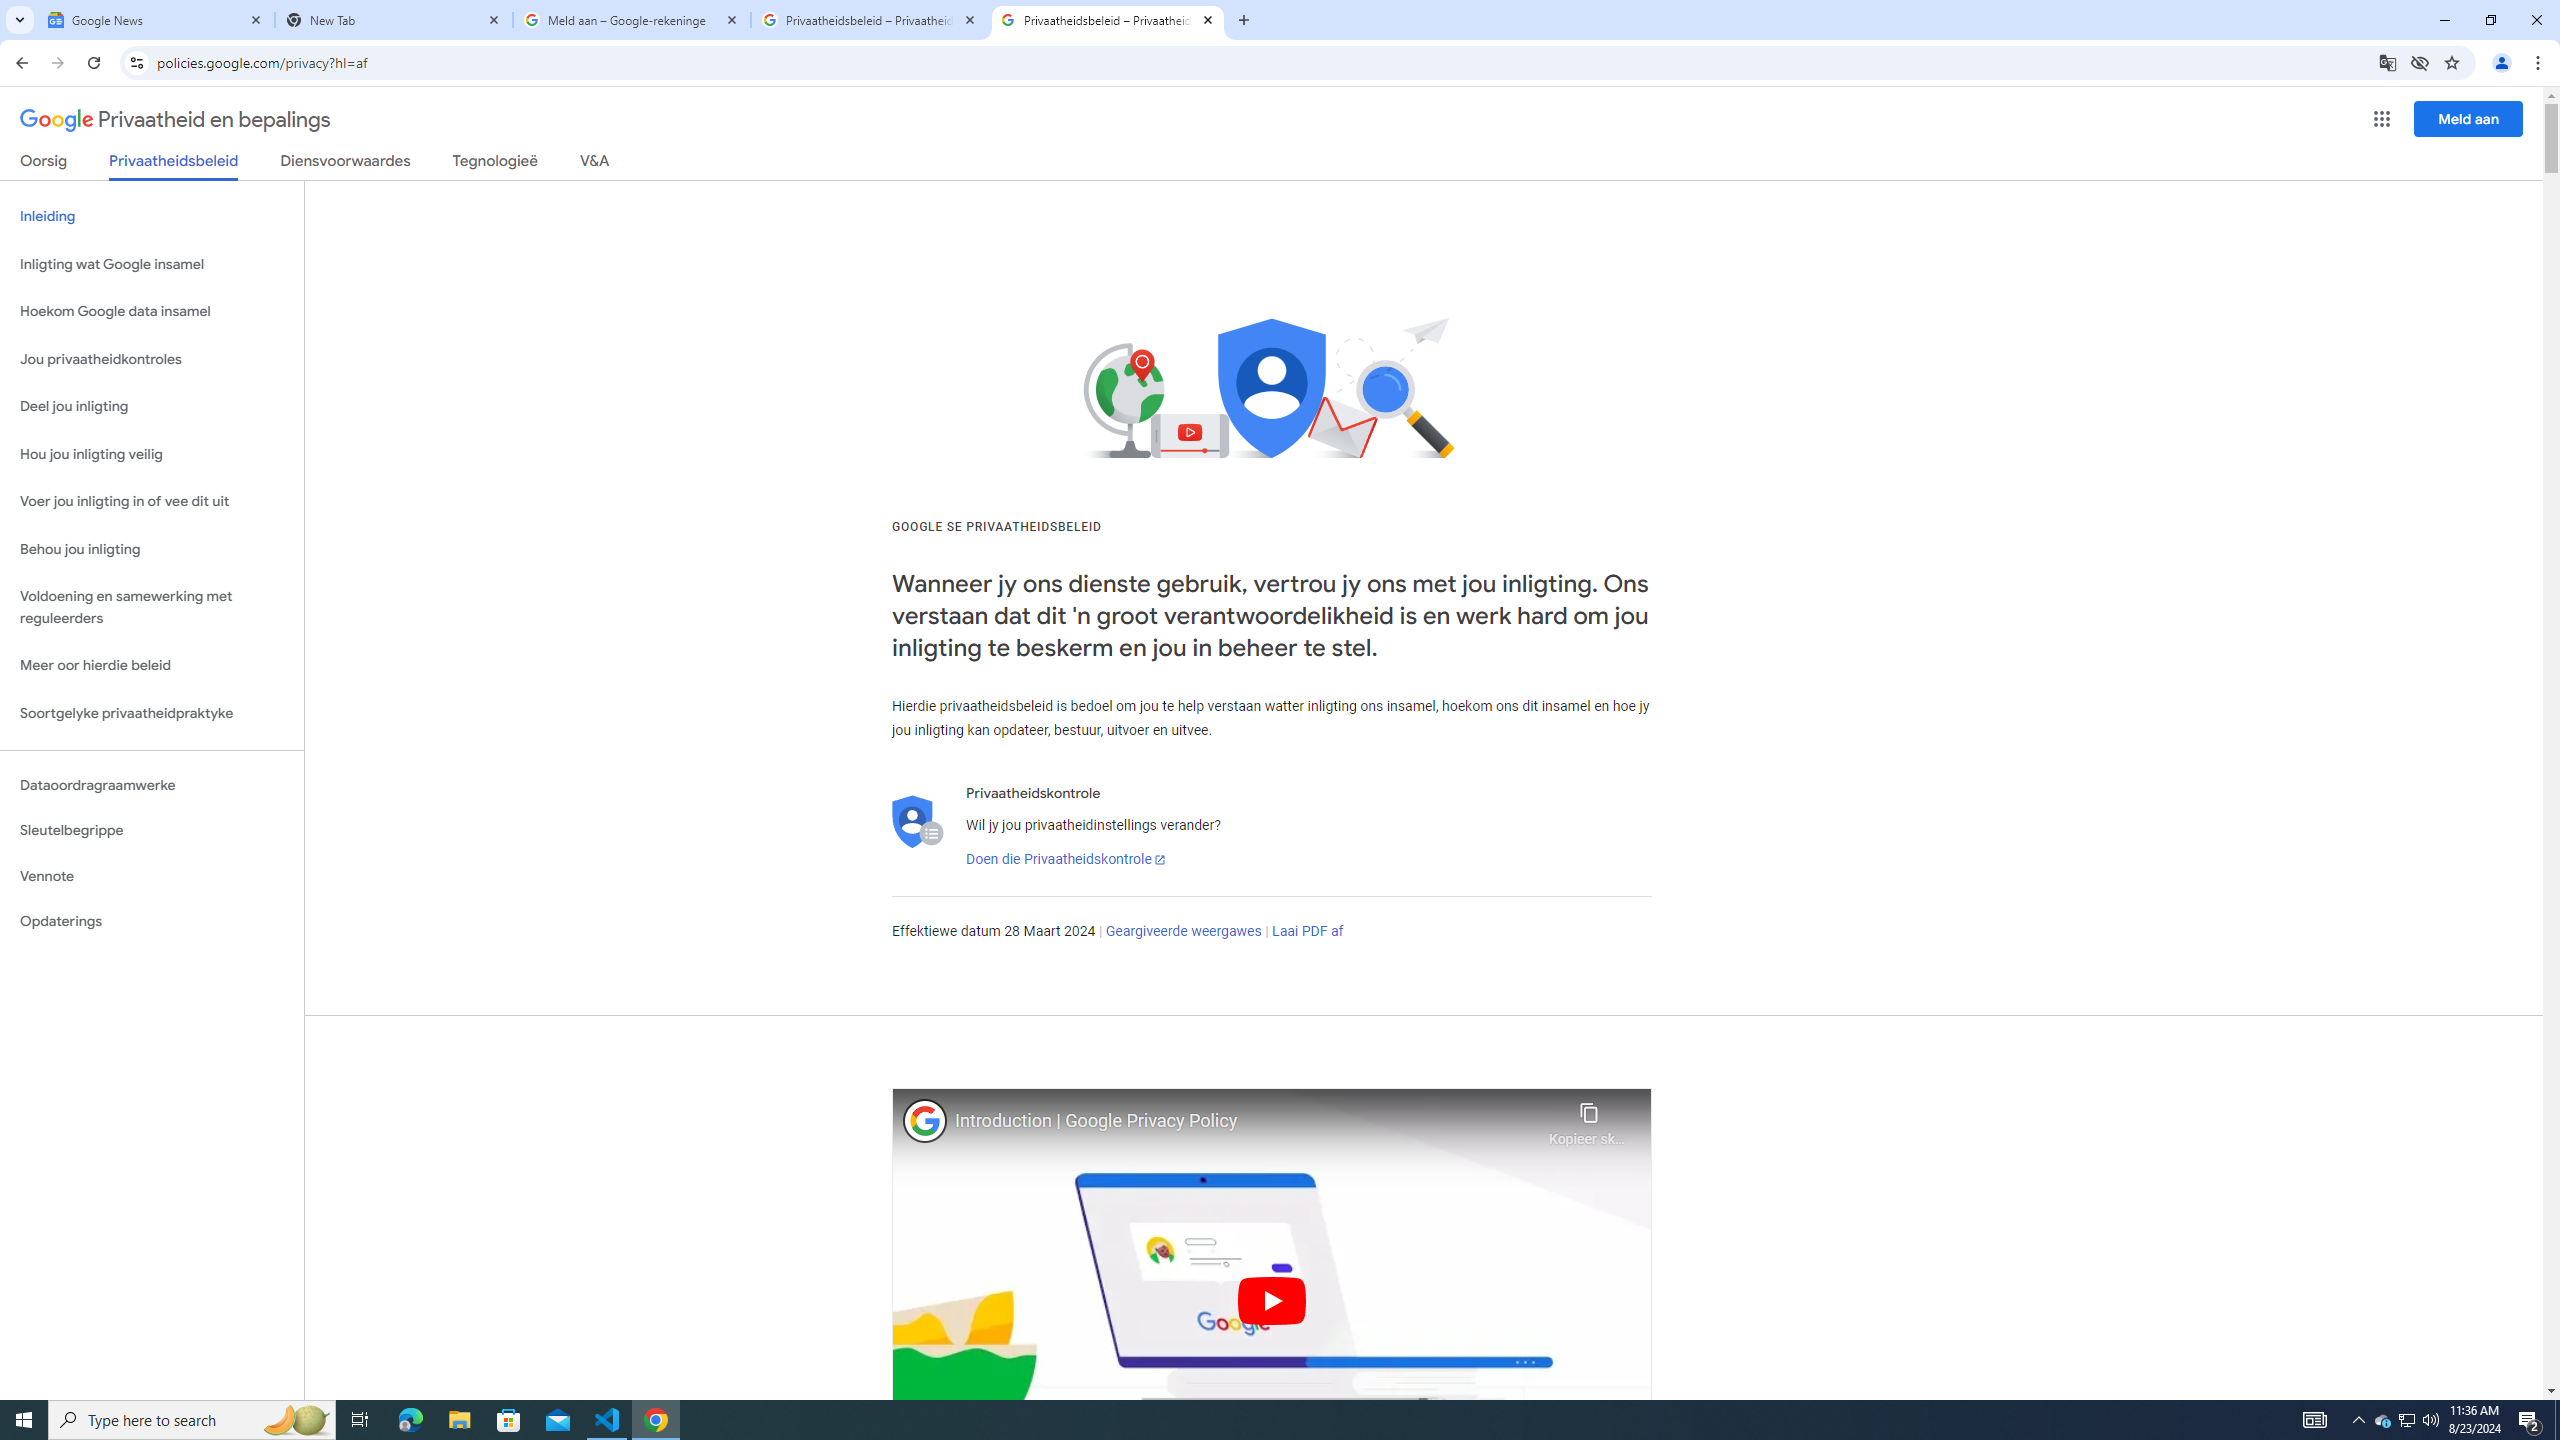 This screenshot has width=2560, height=1440. What do you see at coordinates (174, 165) in the screenshot?
I see `'Privaatheidsbeleid'` at bounding box center [174, 165].